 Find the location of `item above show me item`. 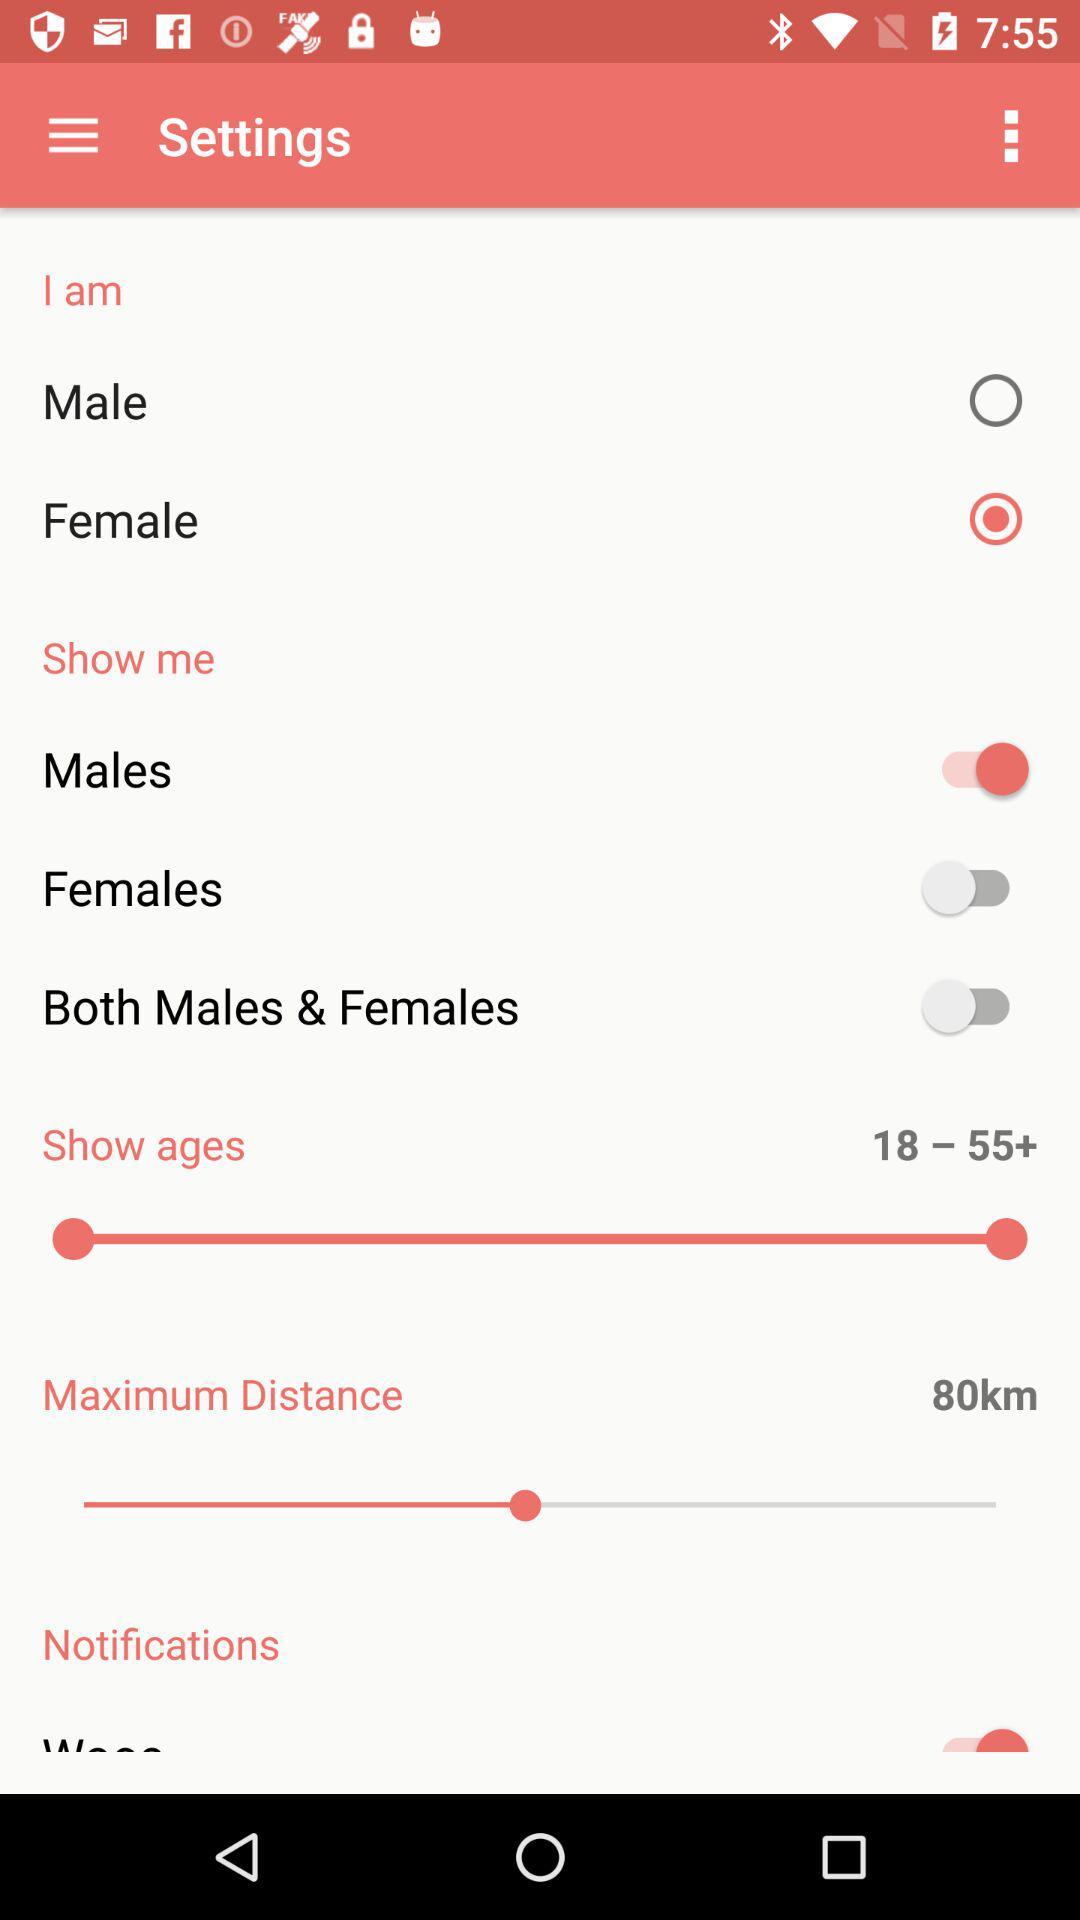

item above show me item is located at coordinates (540, 519).